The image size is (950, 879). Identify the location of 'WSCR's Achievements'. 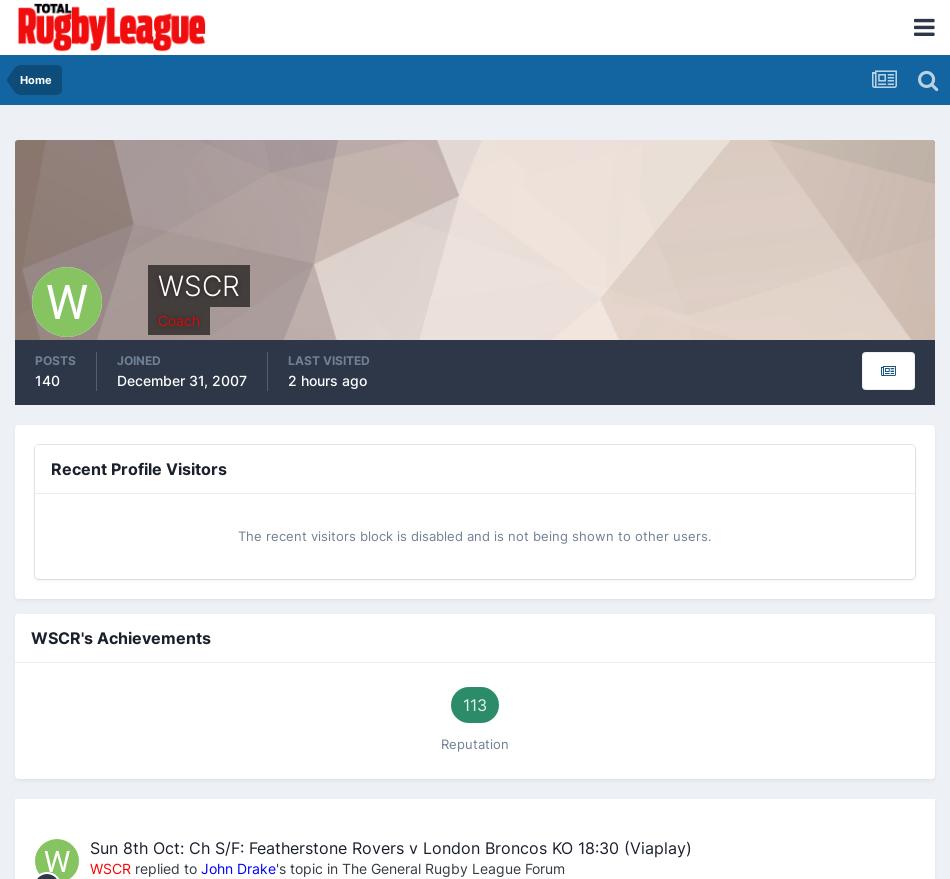
(121, 637).